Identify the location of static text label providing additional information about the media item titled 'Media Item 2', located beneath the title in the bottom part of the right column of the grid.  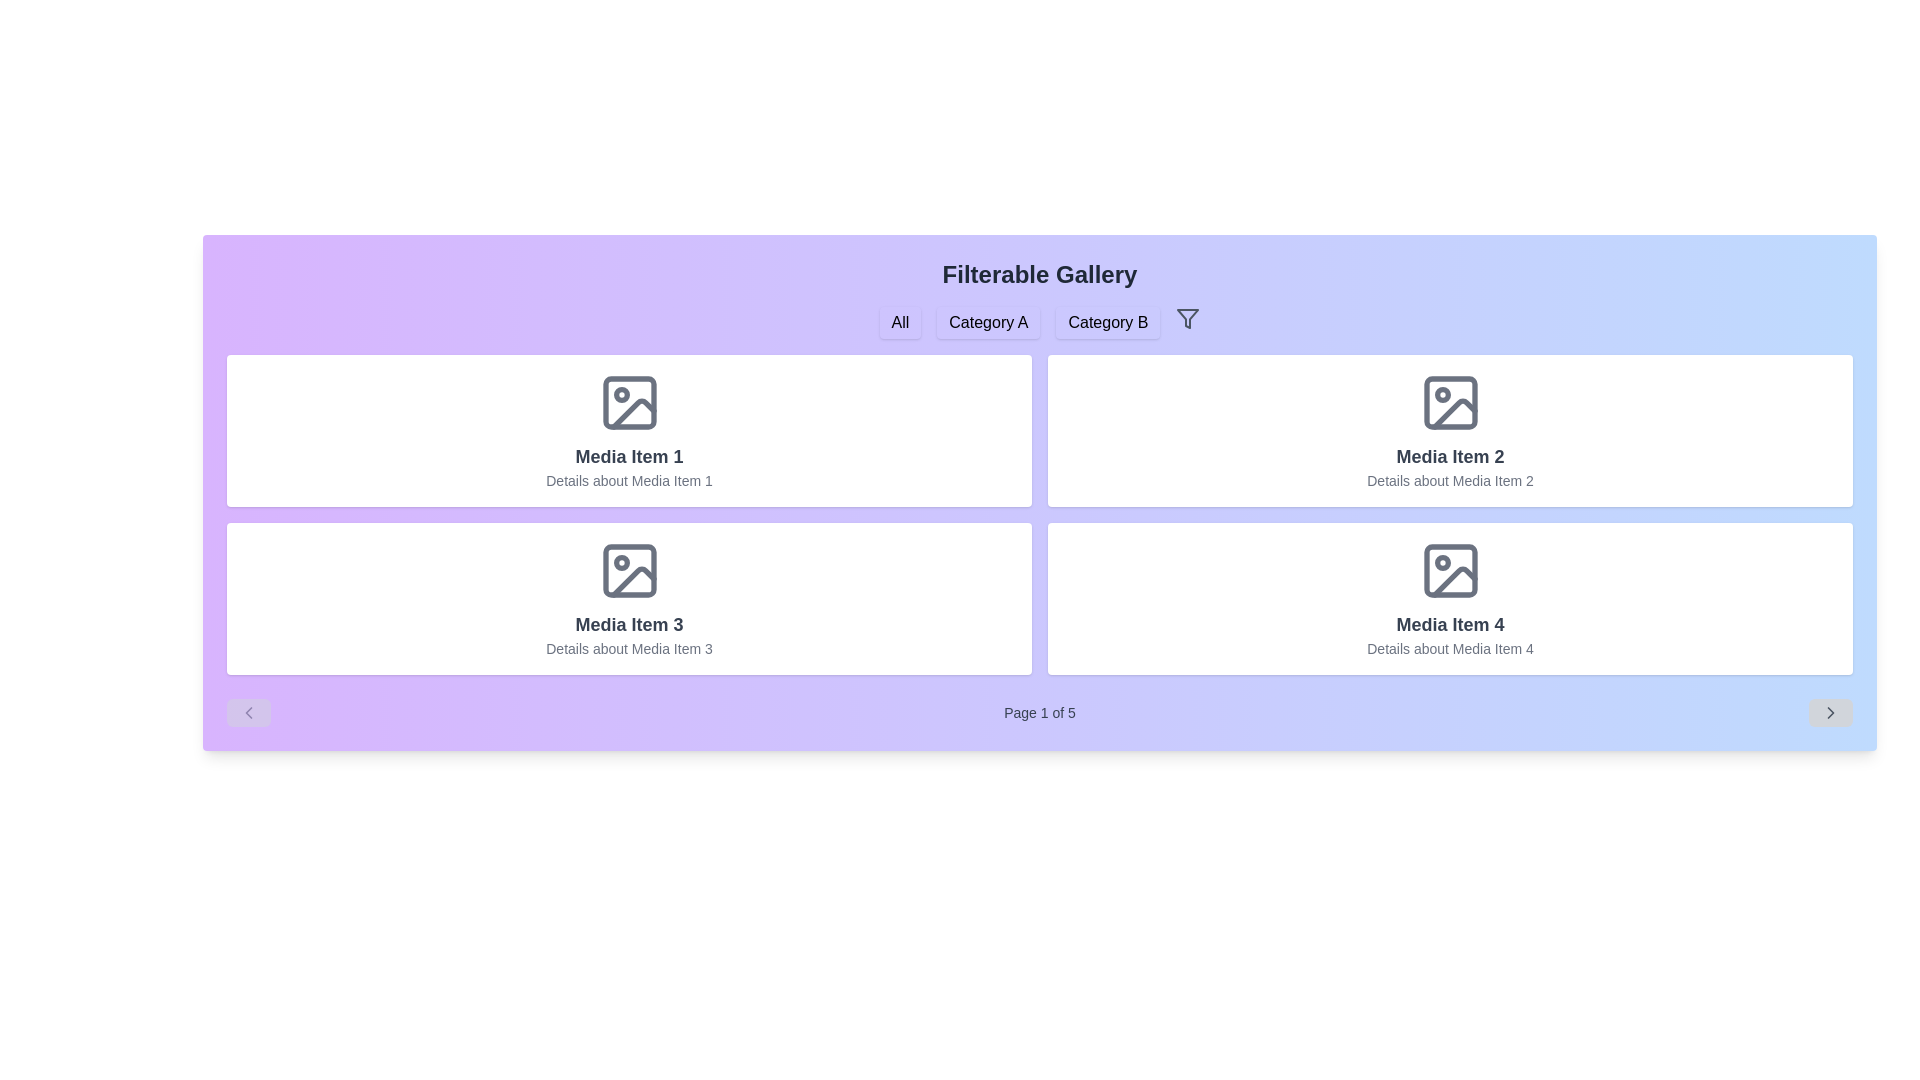
(1450, 481).